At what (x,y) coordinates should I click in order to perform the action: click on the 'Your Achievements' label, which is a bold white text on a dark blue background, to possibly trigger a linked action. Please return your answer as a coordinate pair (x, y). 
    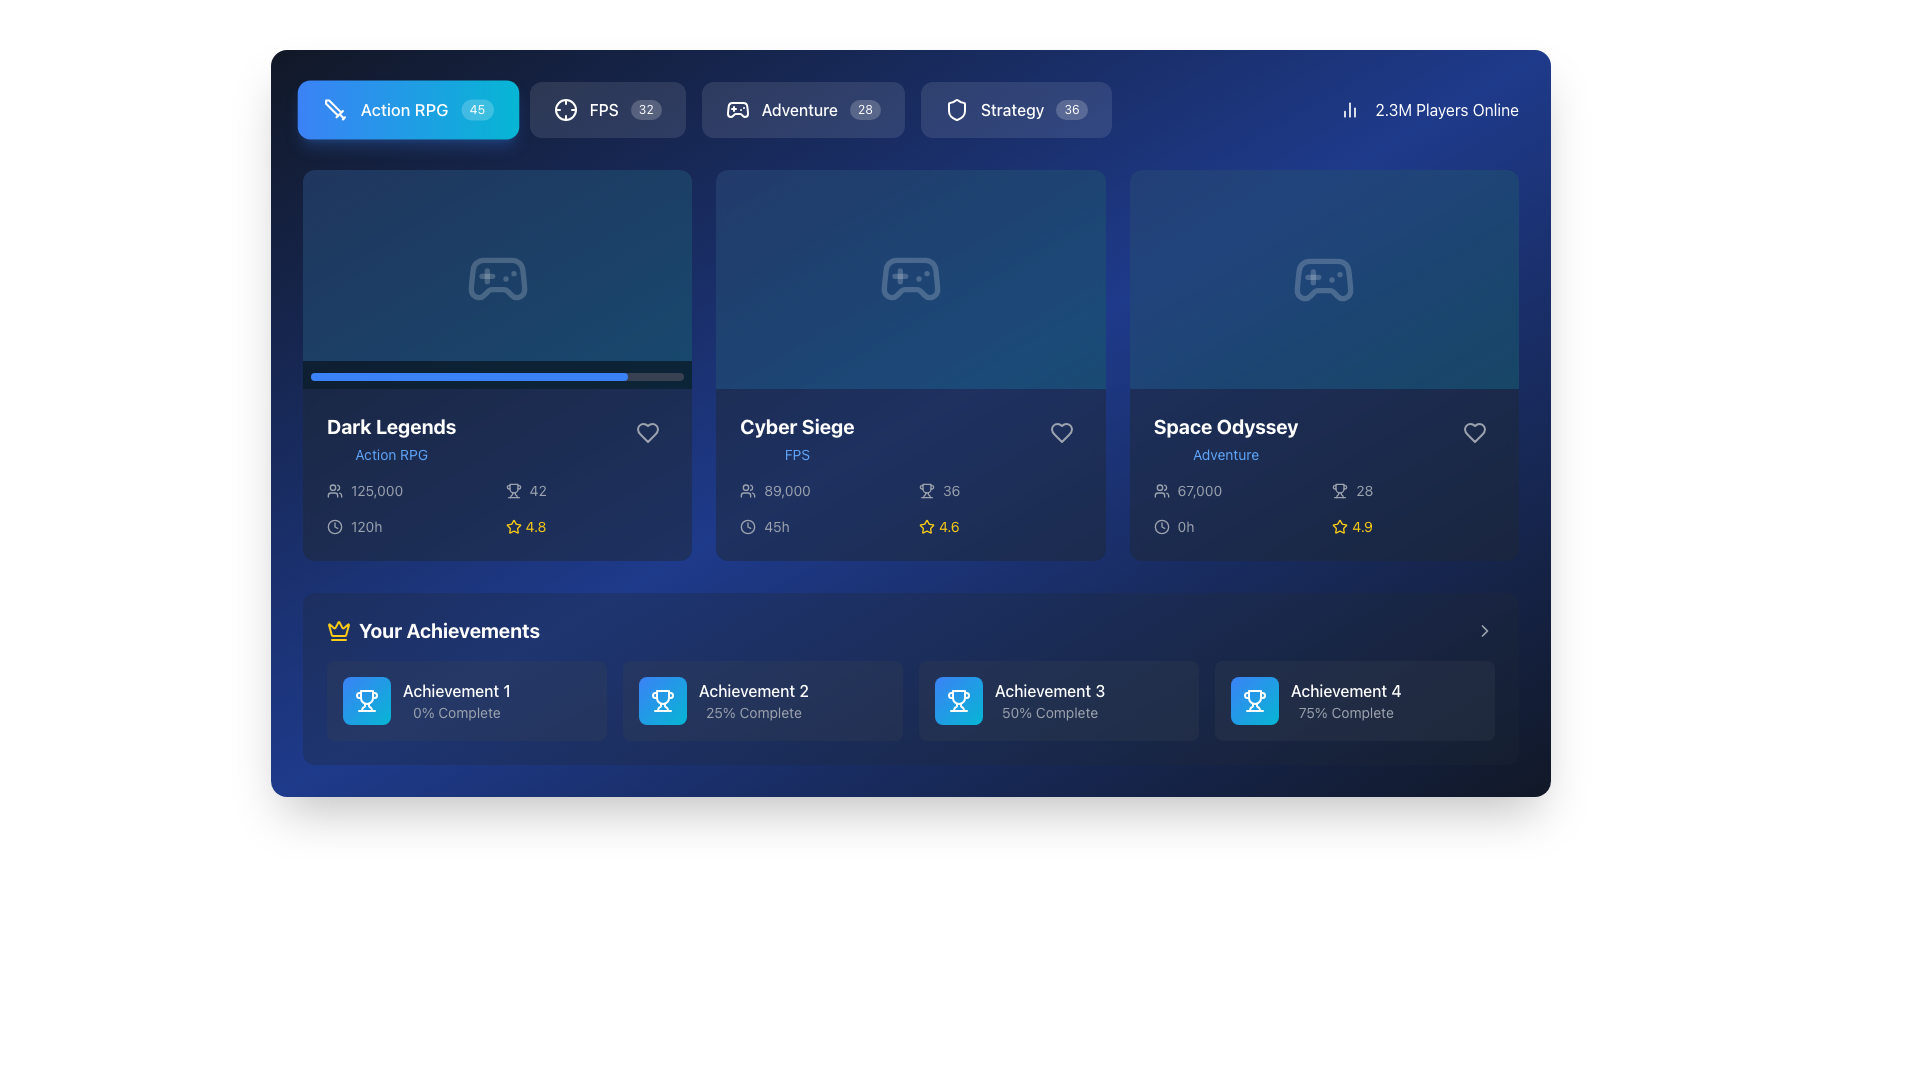
    Looking at the image, I should click on (448, 631).